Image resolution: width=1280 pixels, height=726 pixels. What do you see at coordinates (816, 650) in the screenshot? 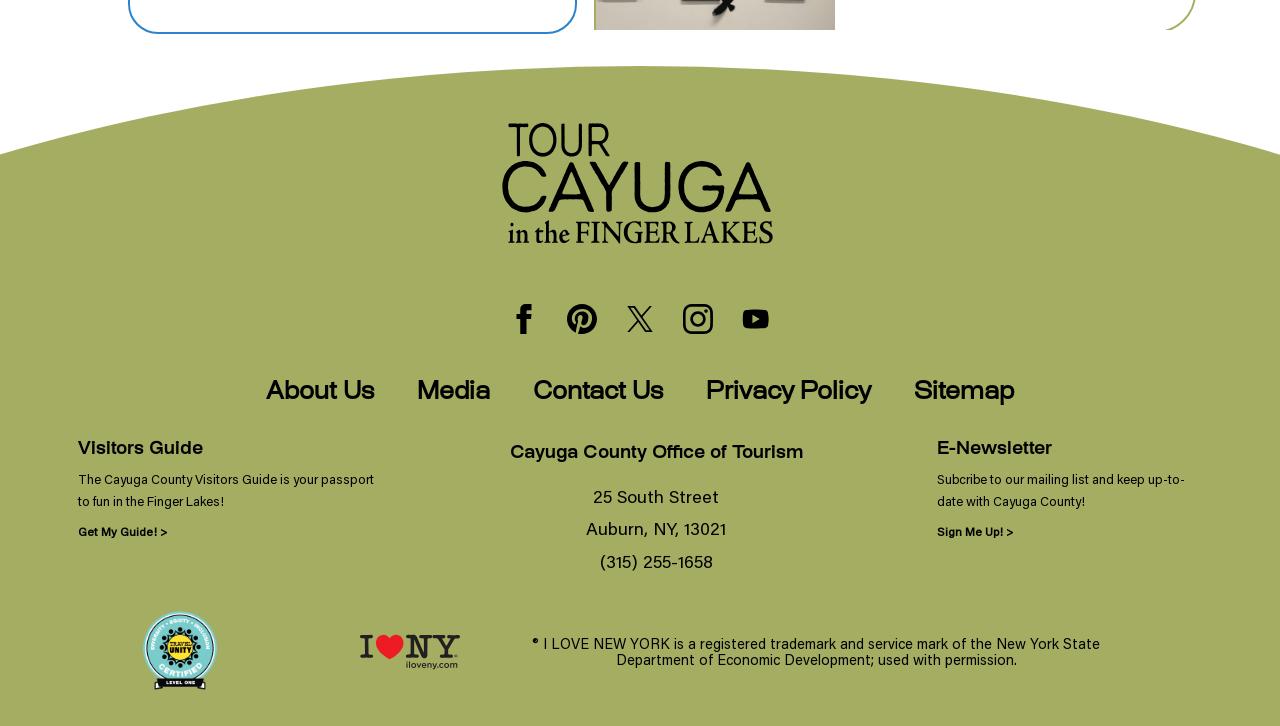
I see `'® I LOVE NEW YORK is a registered trademark and service mark of the New York State Department of Economic Development; used with permission.'` at bounding box center [816, 650].